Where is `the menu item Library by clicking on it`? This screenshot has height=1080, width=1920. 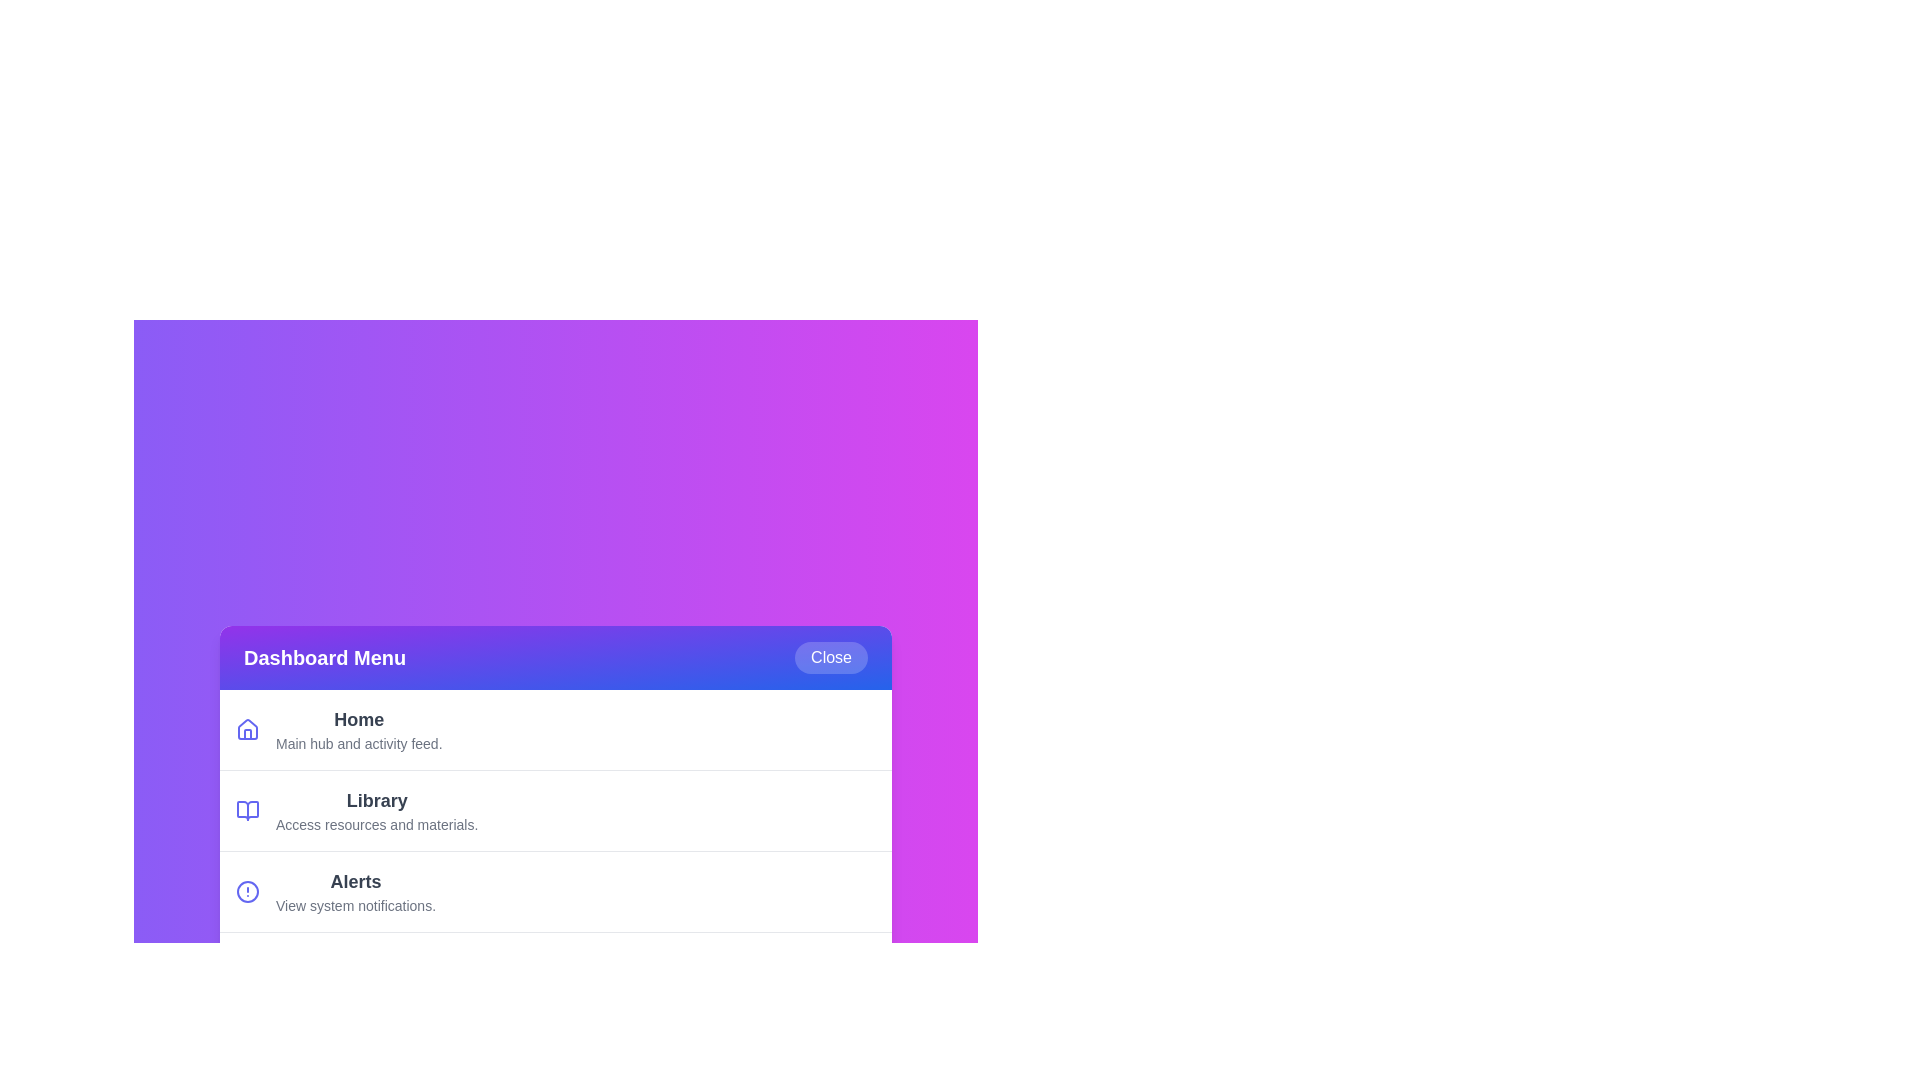
the menu item Library by clicking on it is located at coordinates (556, 810).